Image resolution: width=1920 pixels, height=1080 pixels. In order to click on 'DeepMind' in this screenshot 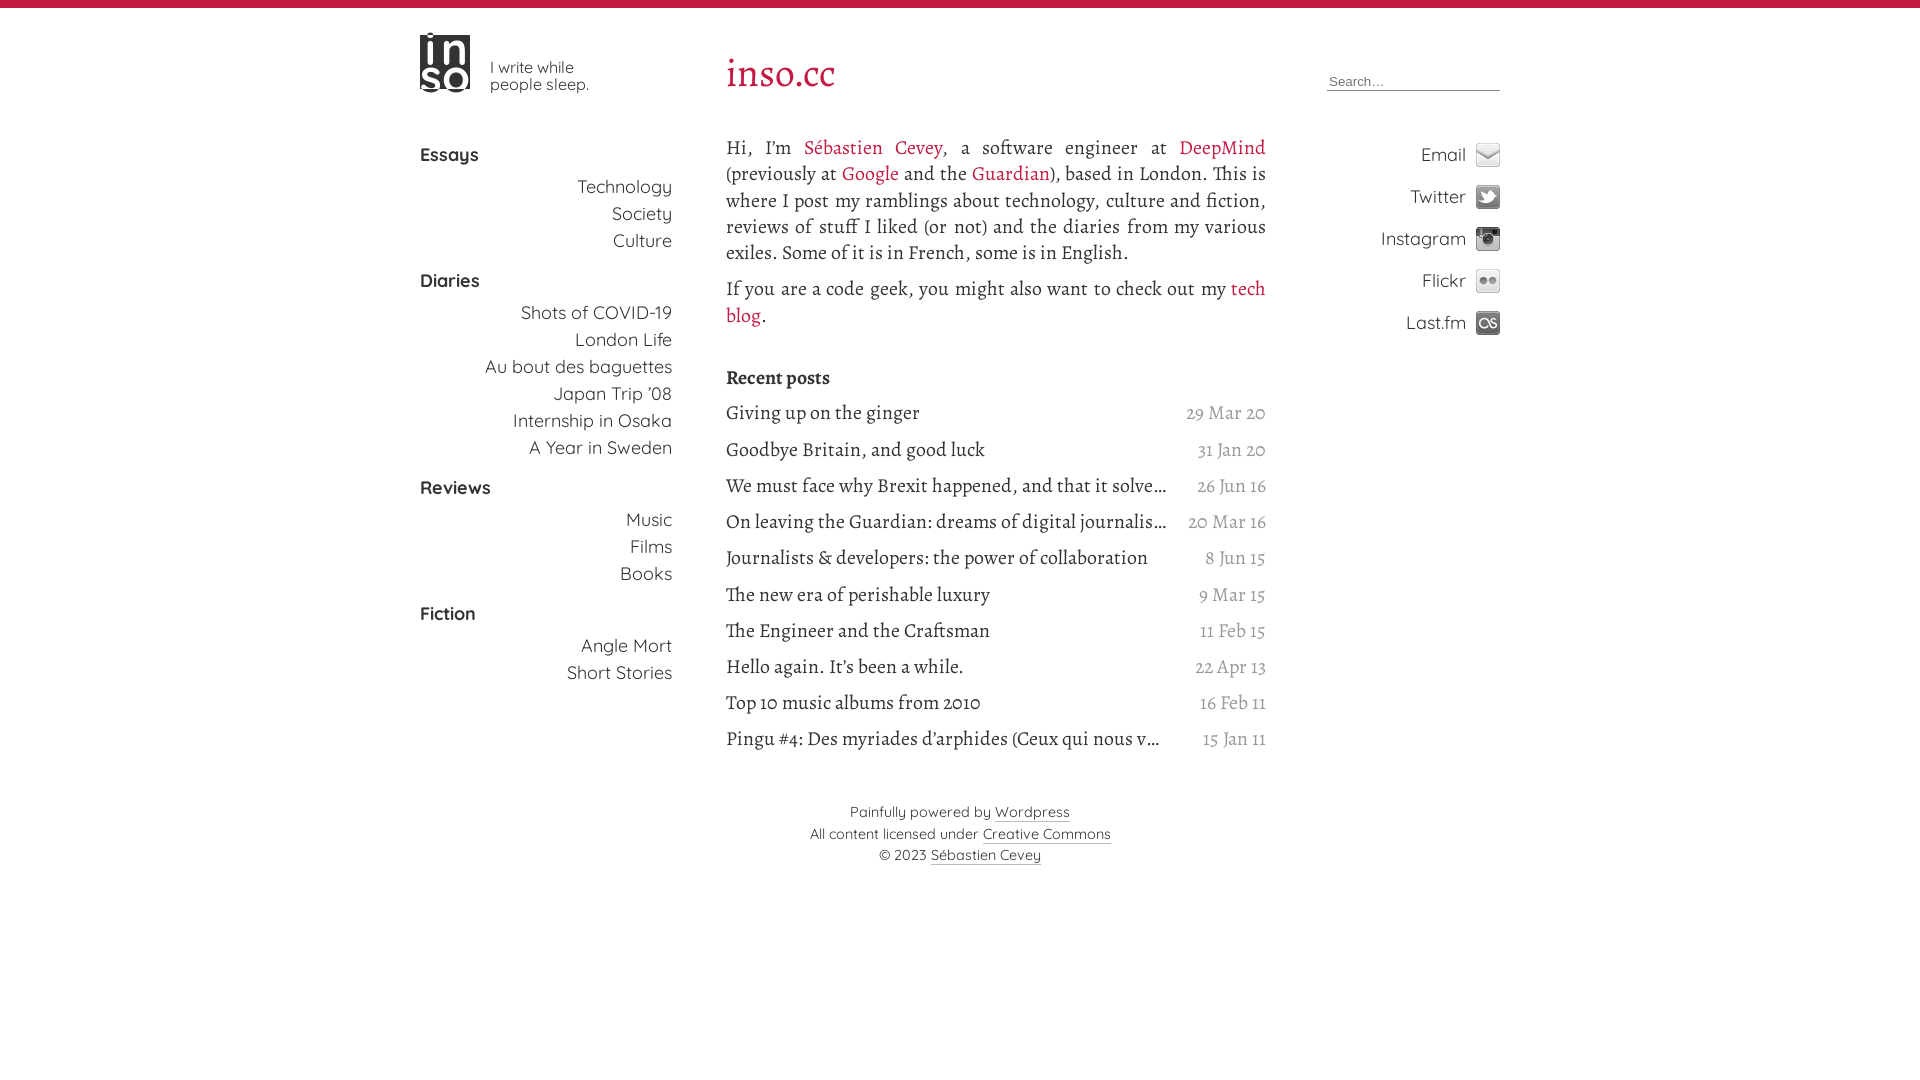, I will do `click(1221, 146)`.